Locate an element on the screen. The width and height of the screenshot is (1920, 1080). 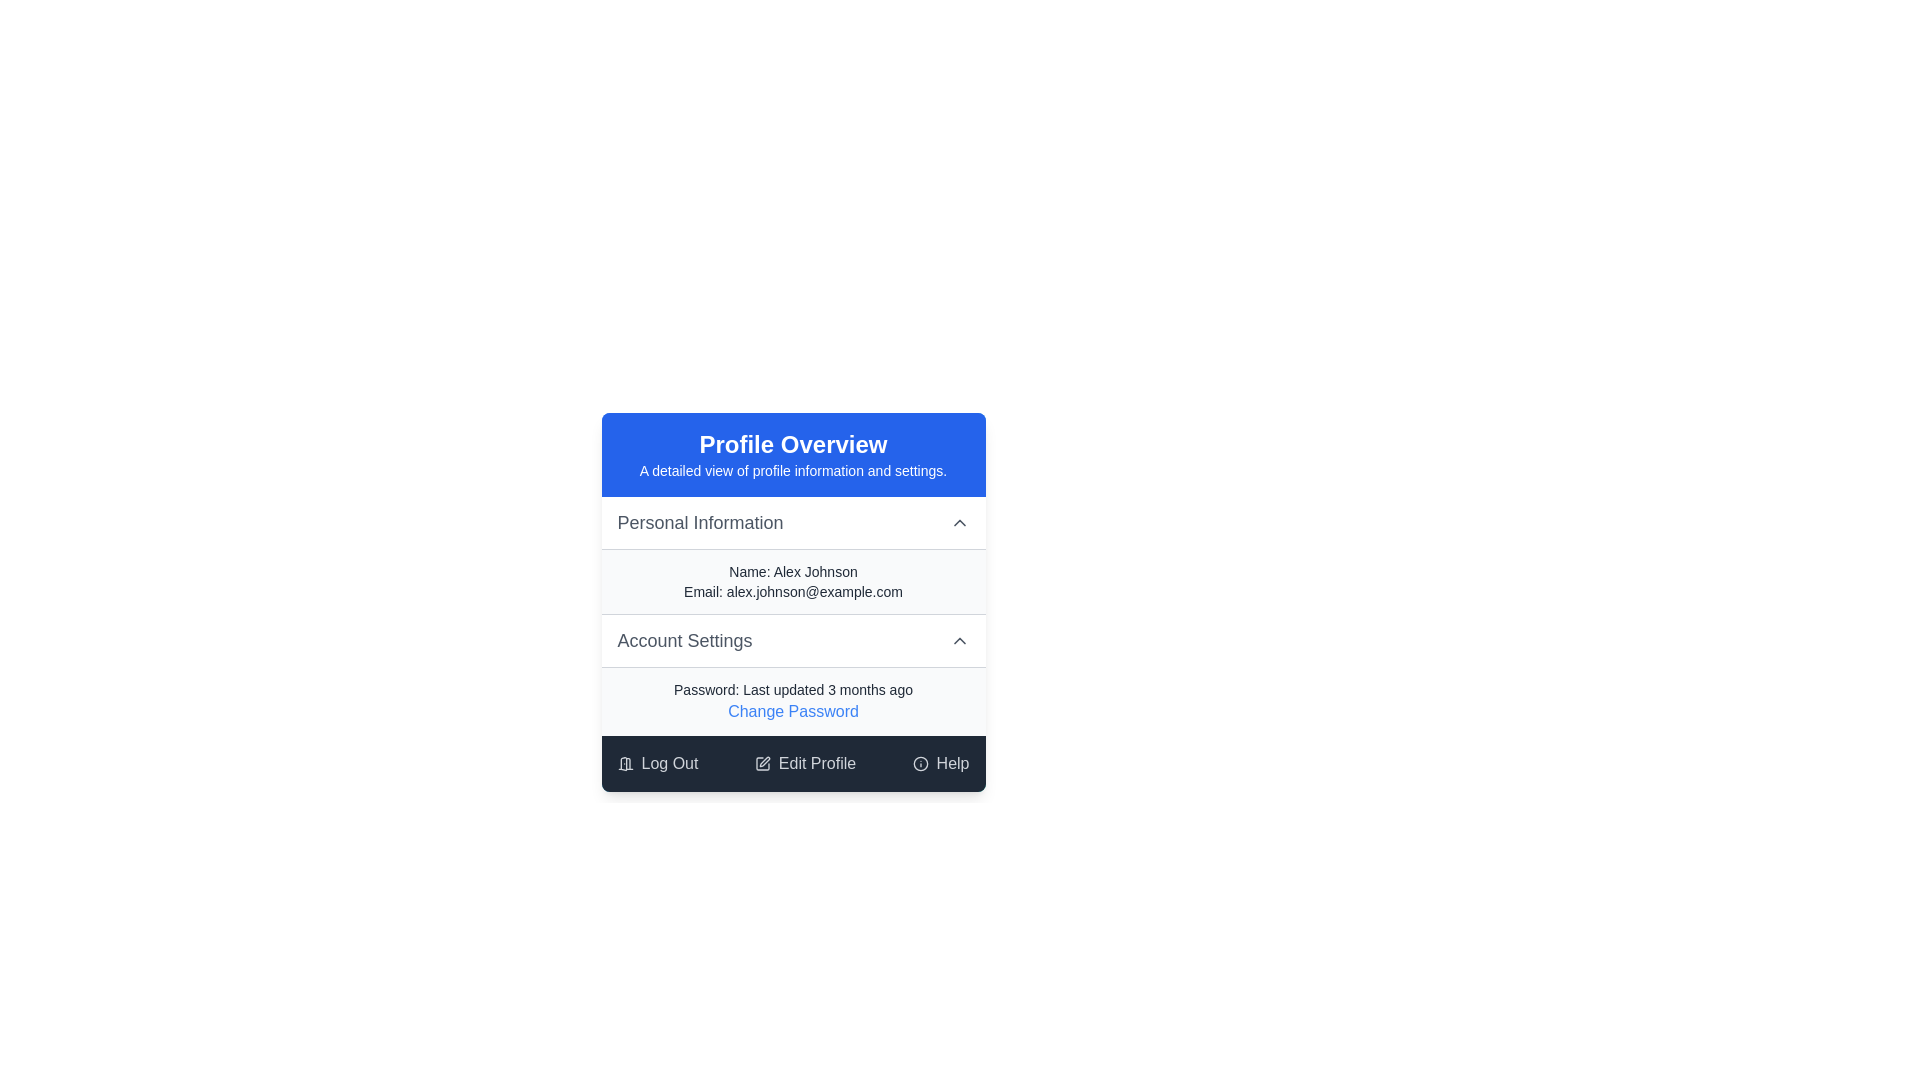
the toggle button for expanding or collapsing the 'Personal Information' section, located just below the 'Profile Overview' section and above the details of 'Name: Alex Johnson' is located at coordinates (792, 522).